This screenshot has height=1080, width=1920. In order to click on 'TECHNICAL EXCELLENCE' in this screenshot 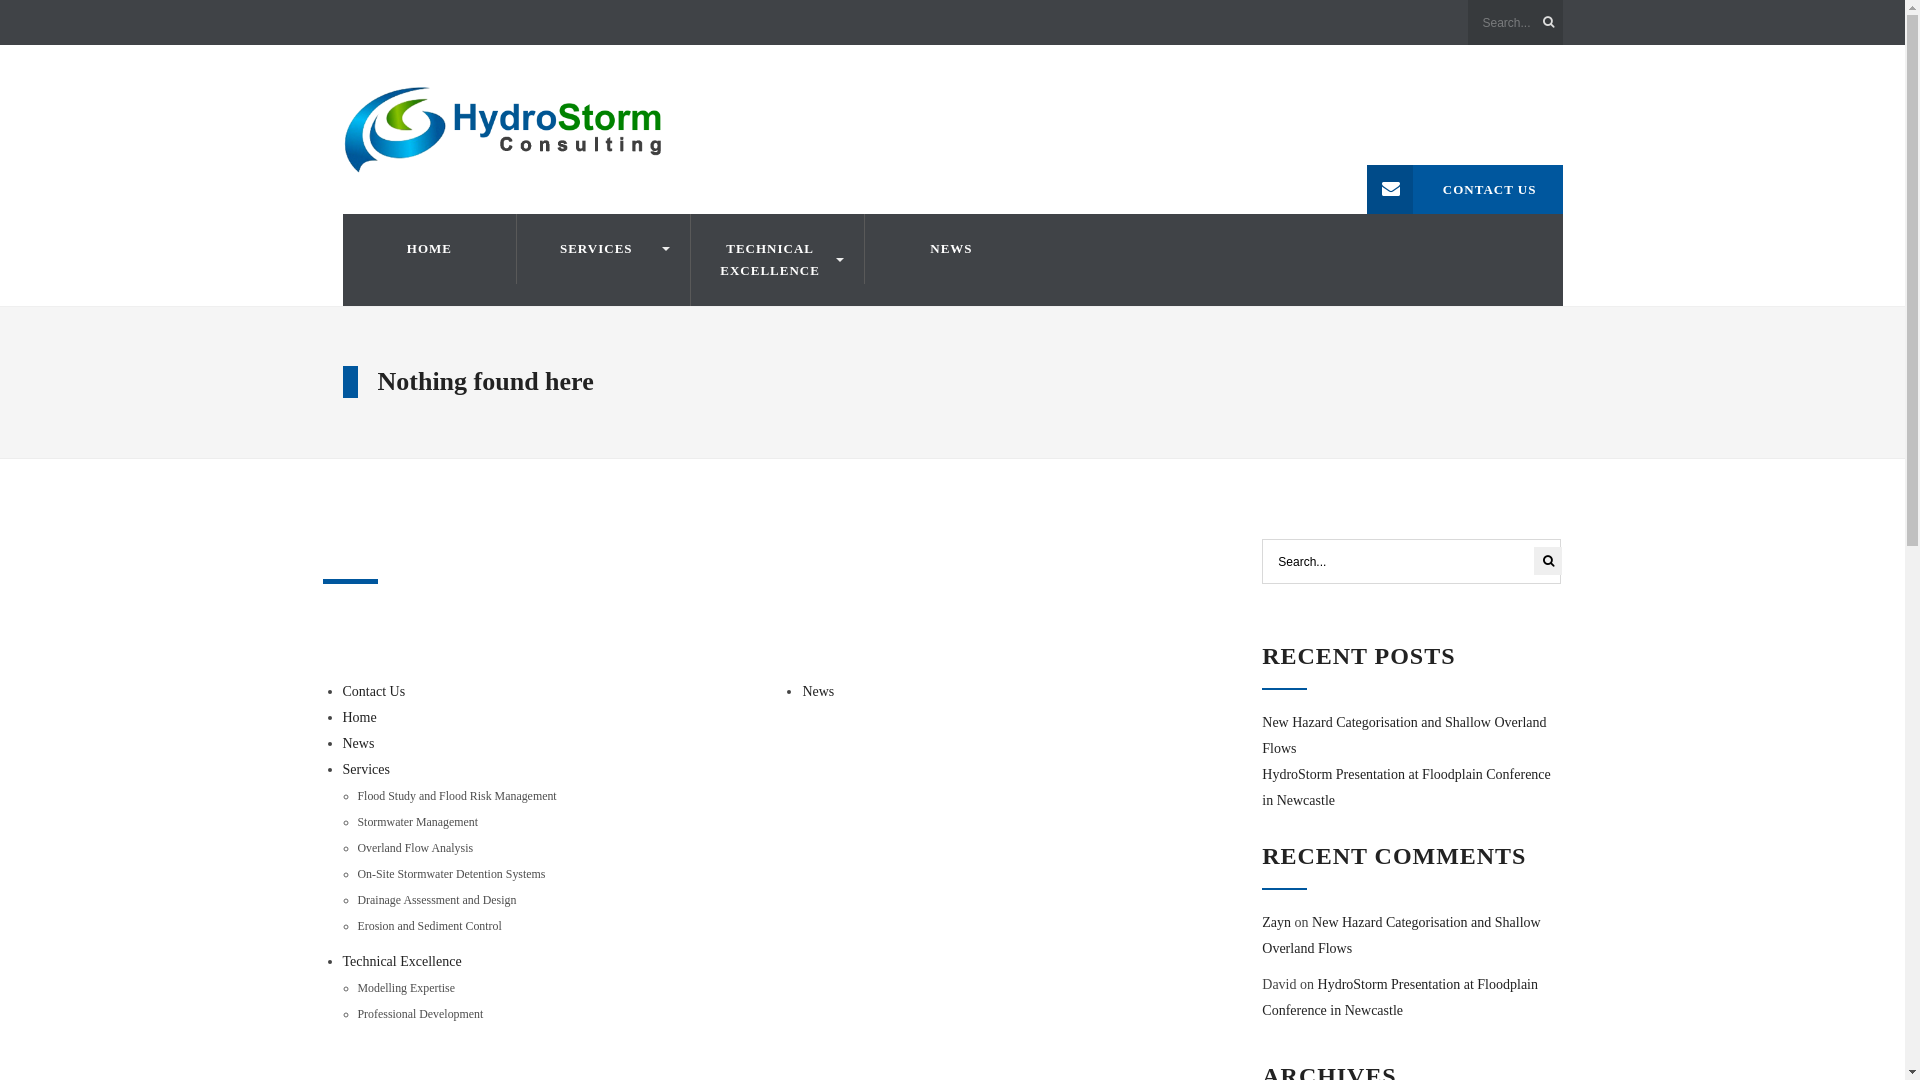, I will do `click(710, 258)`.